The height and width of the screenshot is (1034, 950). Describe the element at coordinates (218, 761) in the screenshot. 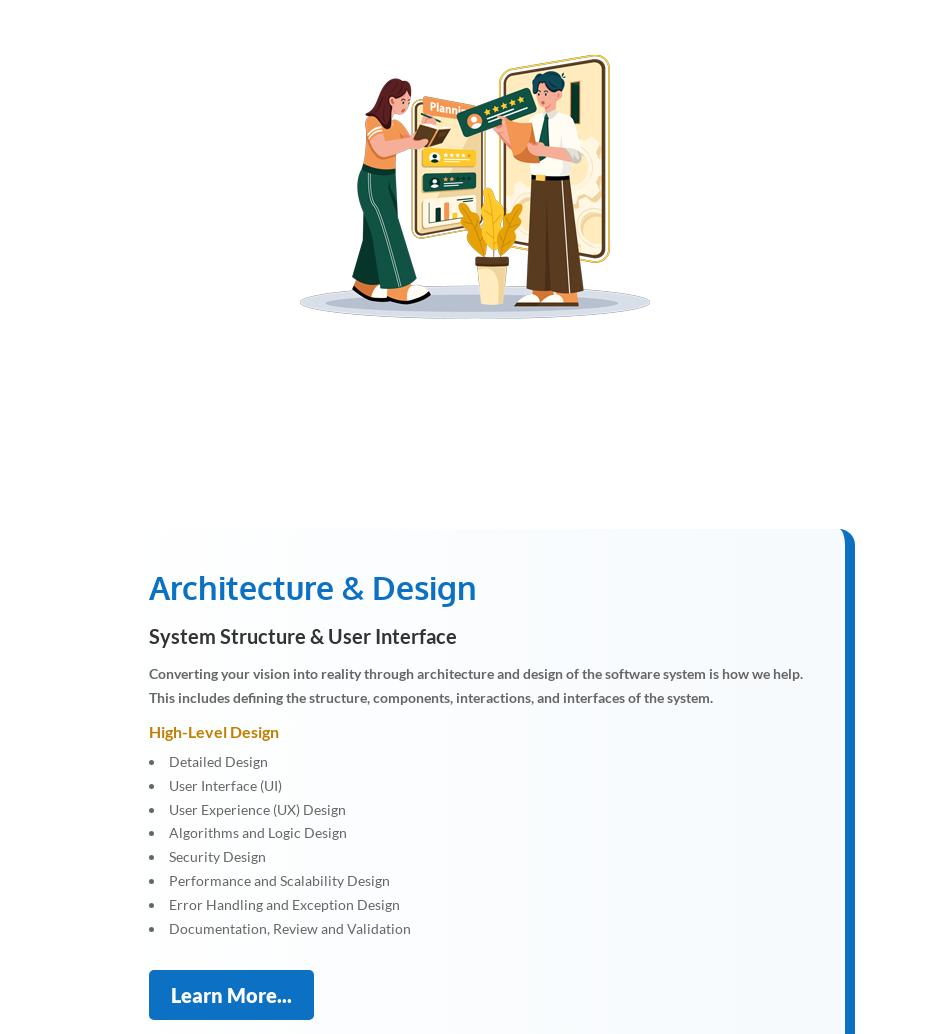

I see `'Detailed Design'` at that location.